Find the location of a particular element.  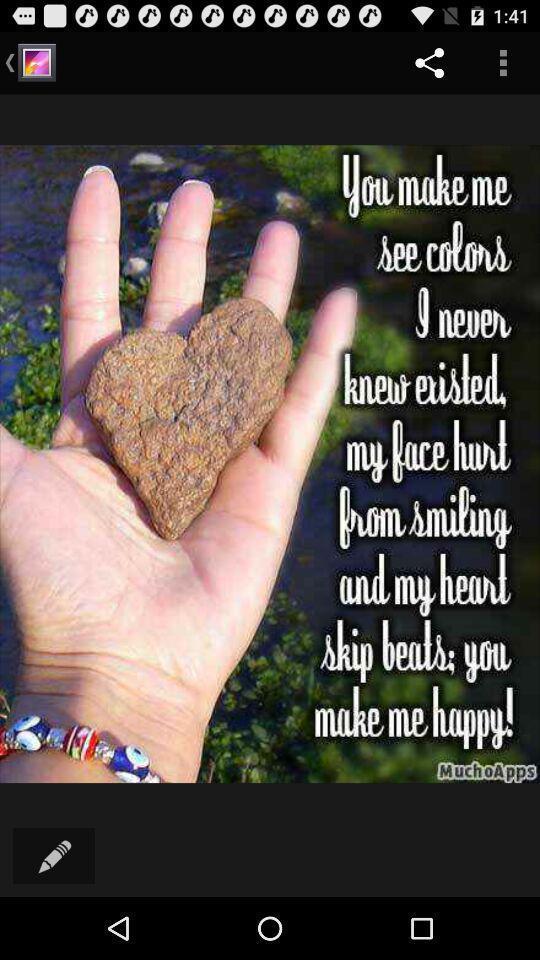

the edit icon is located at coordinates (54, 916).